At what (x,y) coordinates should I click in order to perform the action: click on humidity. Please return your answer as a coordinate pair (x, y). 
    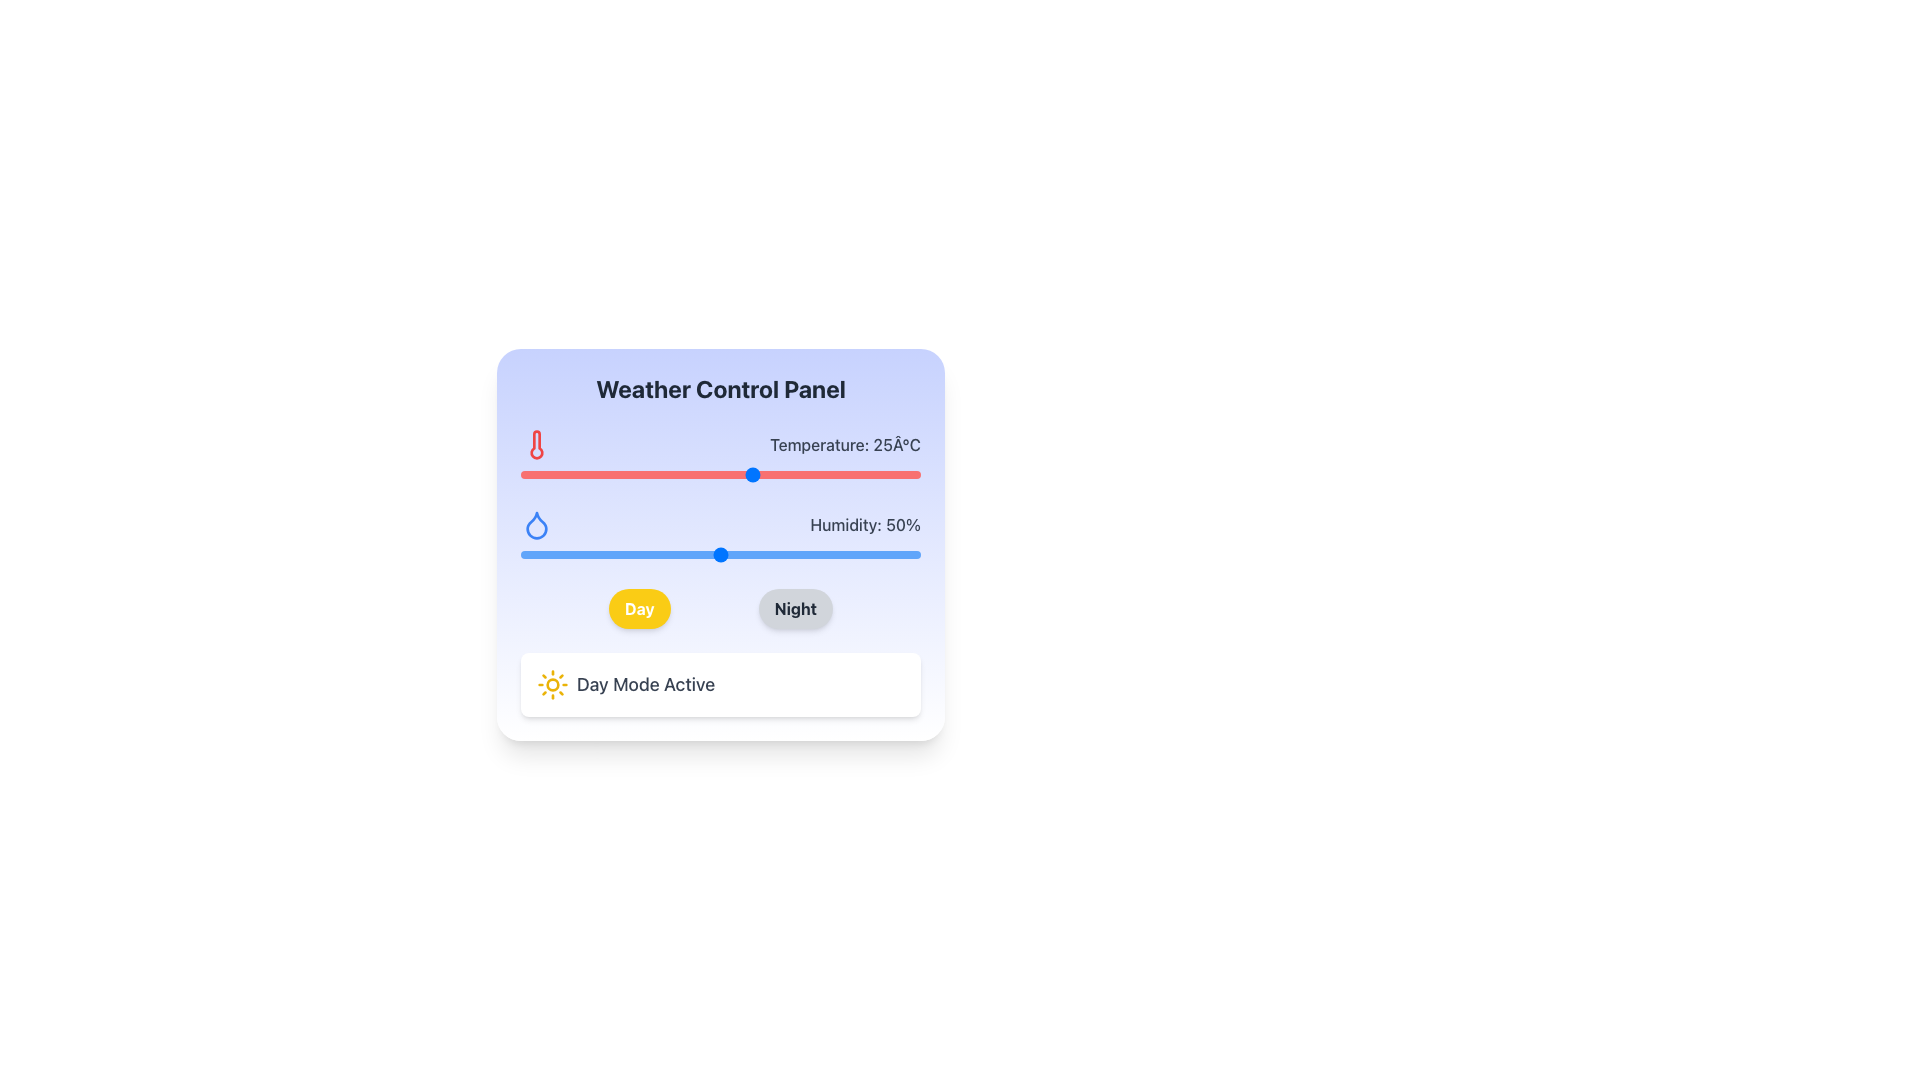
    Looking at the image, I should click on (575, 555).